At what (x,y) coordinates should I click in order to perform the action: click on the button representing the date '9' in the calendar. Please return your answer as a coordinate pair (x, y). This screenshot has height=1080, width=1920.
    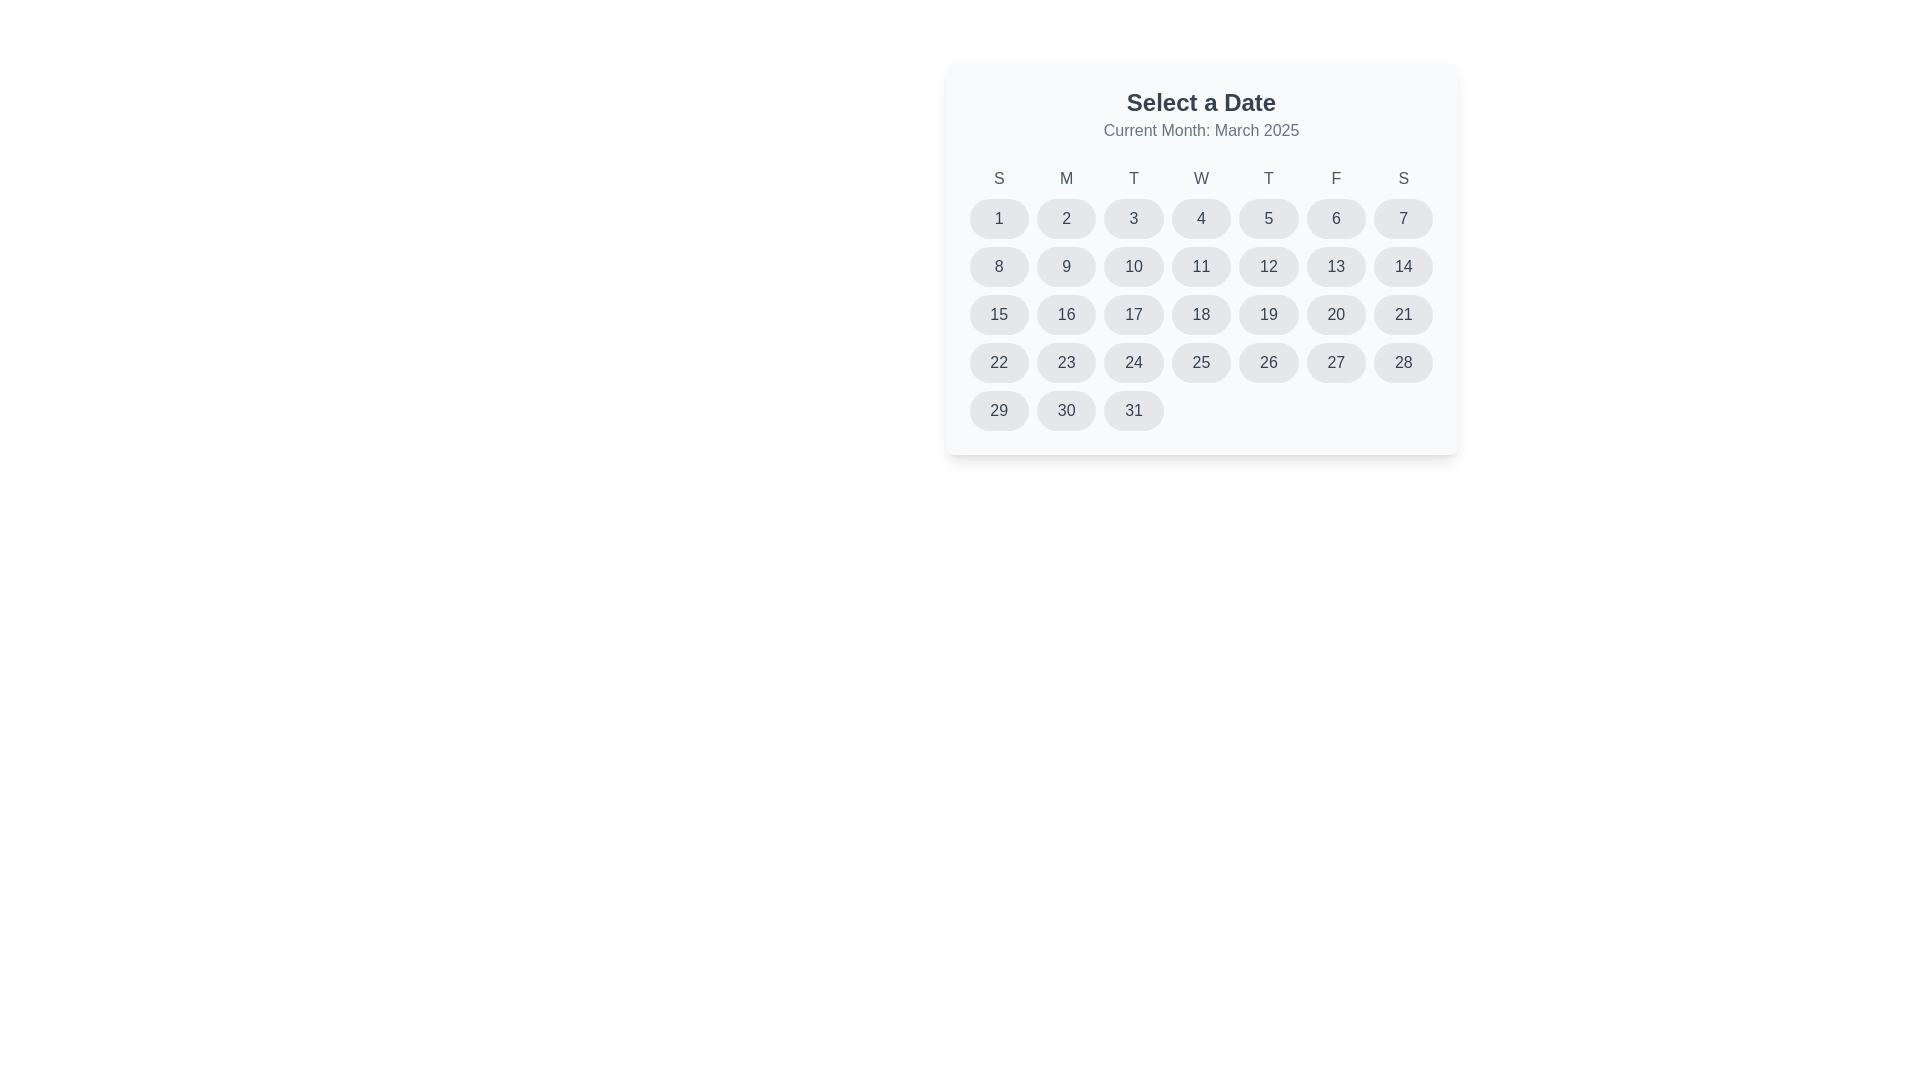
    Looking at the image, I should click on (1065, 265).